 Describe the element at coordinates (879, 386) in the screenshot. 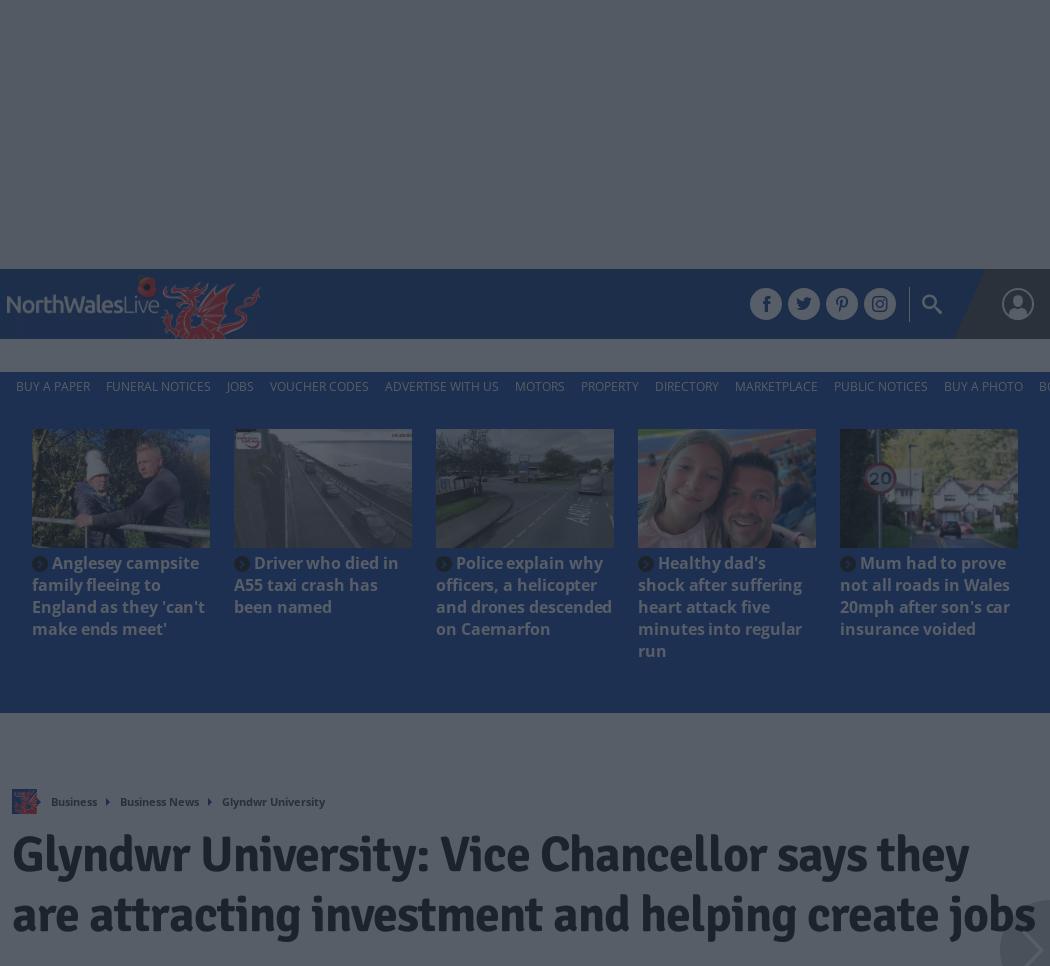

I see `'Public Notices'` at that location.